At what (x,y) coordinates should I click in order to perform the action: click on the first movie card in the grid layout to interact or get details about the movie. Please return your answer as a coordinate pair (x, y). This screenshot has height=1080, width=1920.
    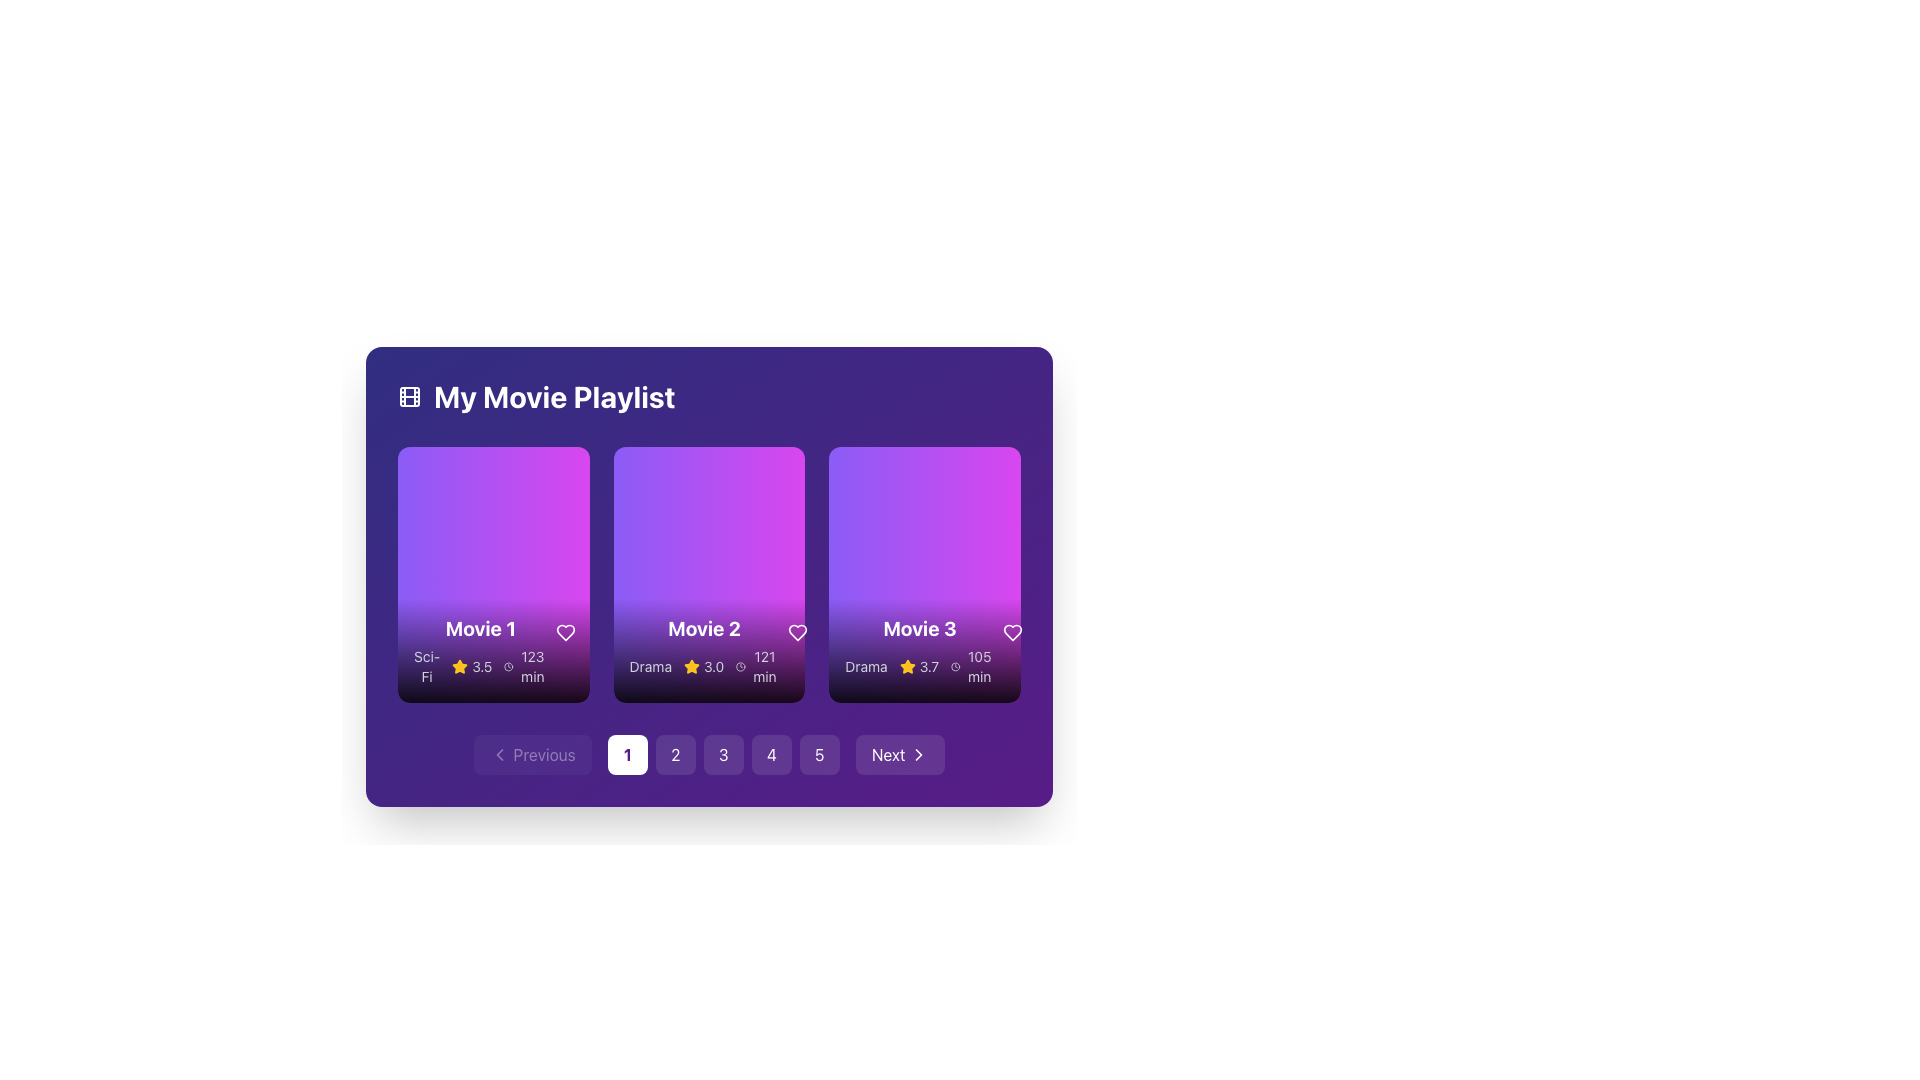
    Looking at the image, I should click on (493, 574).